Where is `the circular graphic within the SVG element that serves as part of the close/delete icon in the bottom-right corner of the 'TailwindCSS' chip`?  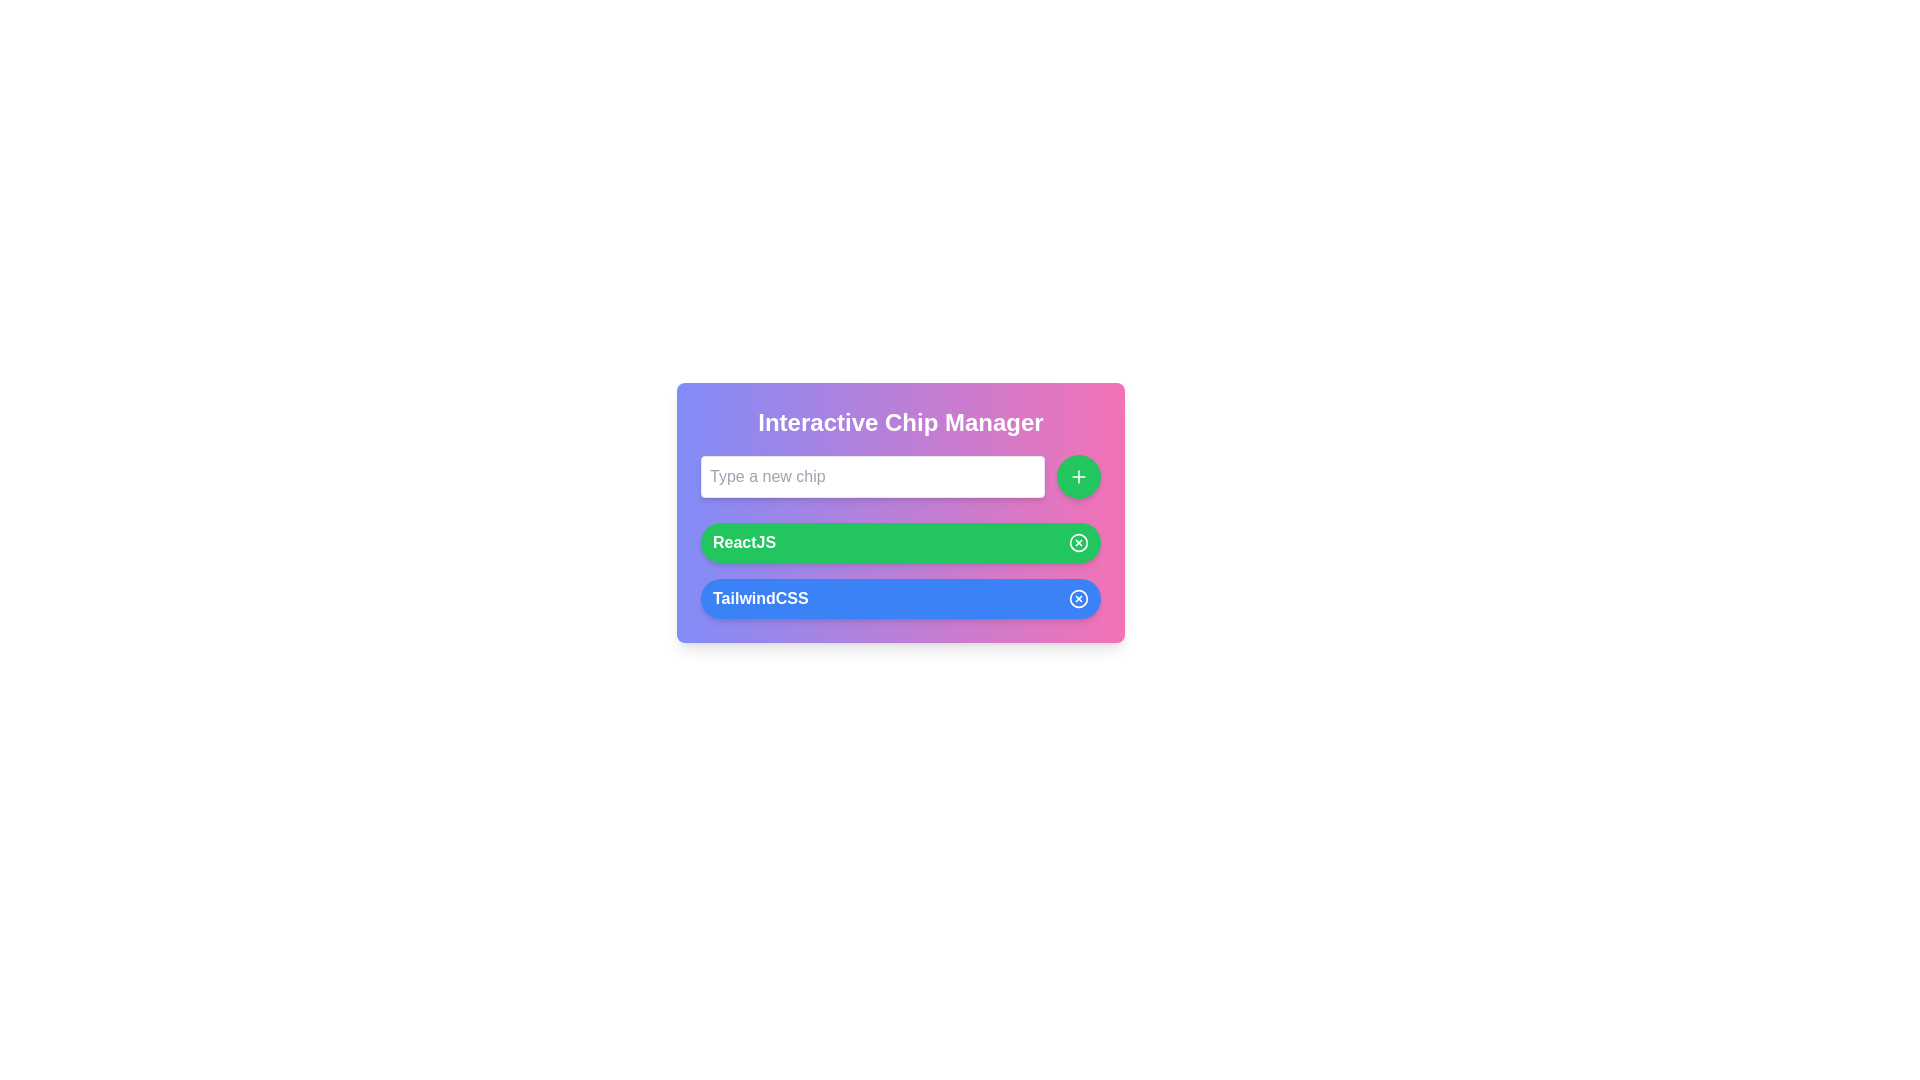
the circular graphic within the SVG element that serves as part of the close/delete icon in the bottom-right corner of the 'TailwindCSS' chip is located at coordinates (1078, 597).